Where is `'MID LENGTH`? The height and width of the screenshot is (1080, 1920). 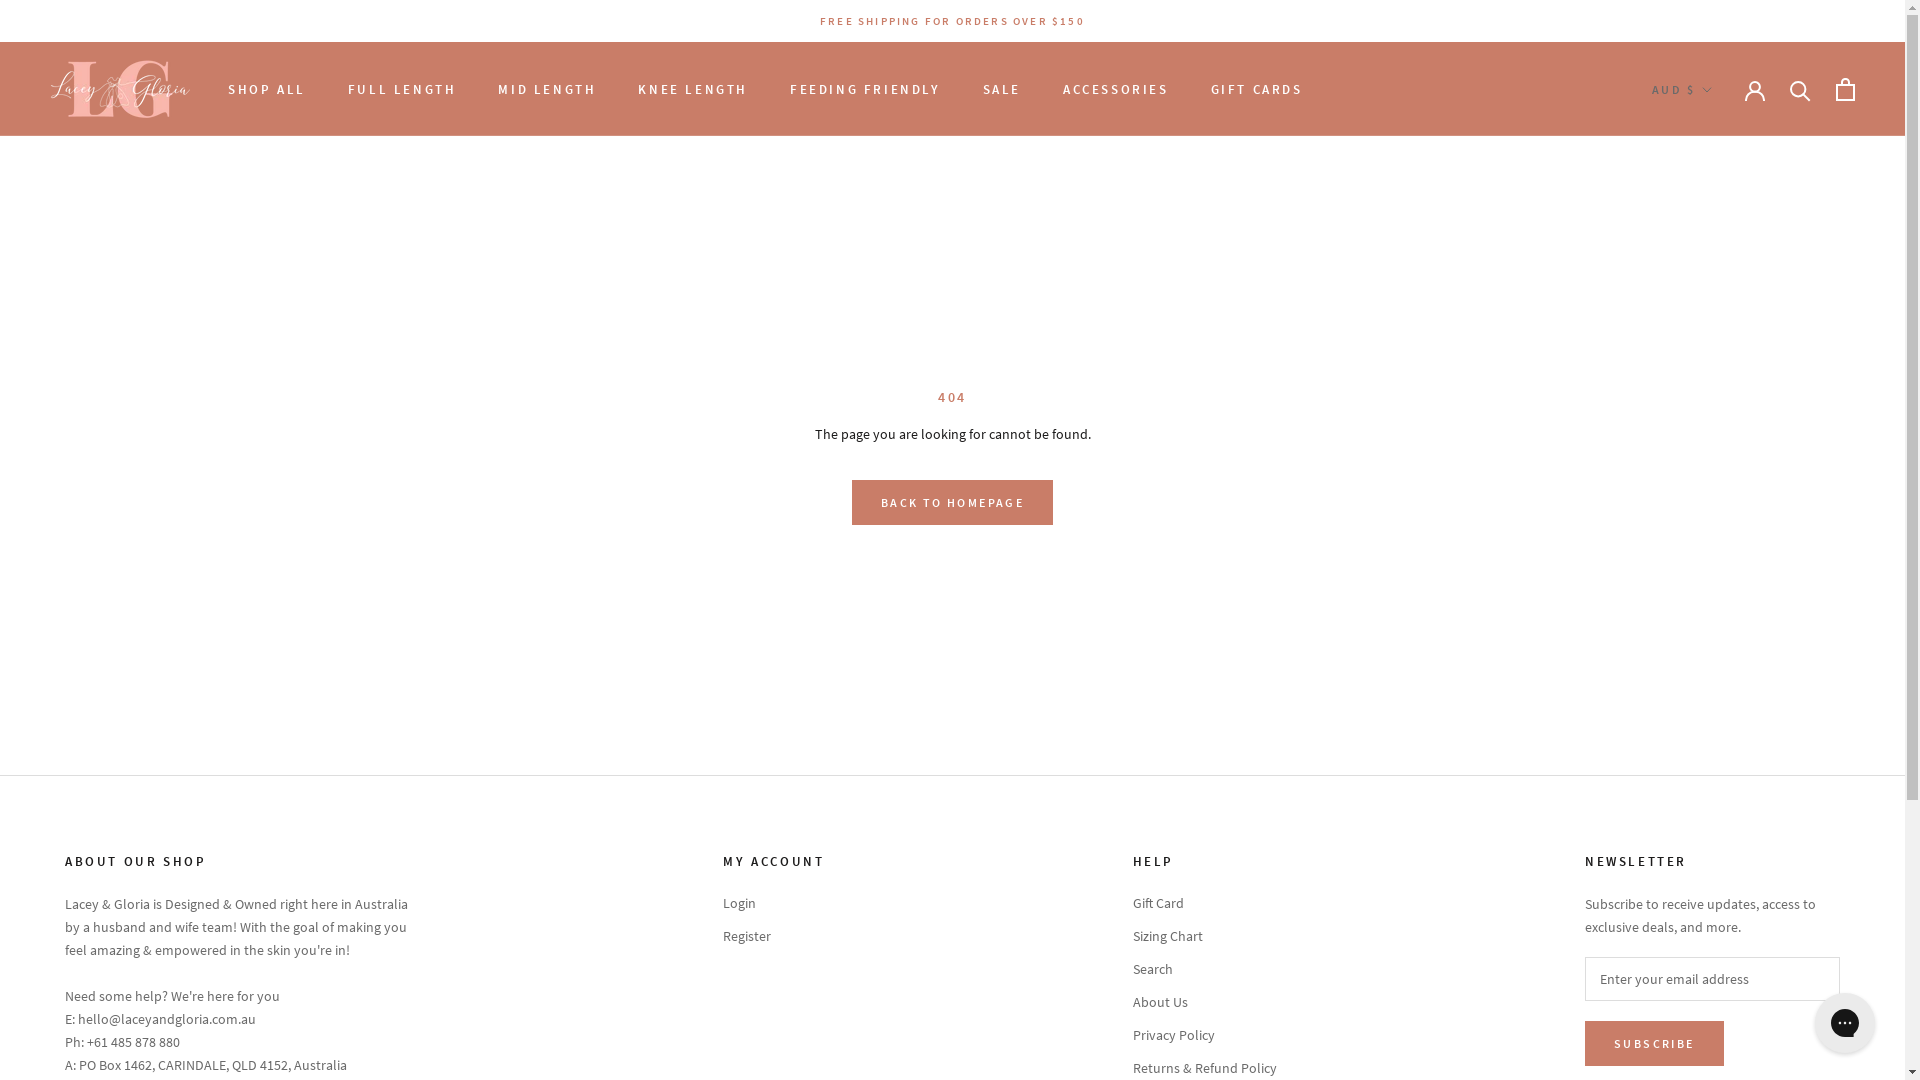 'MID LENGTH is located at coordinates (498, 88).